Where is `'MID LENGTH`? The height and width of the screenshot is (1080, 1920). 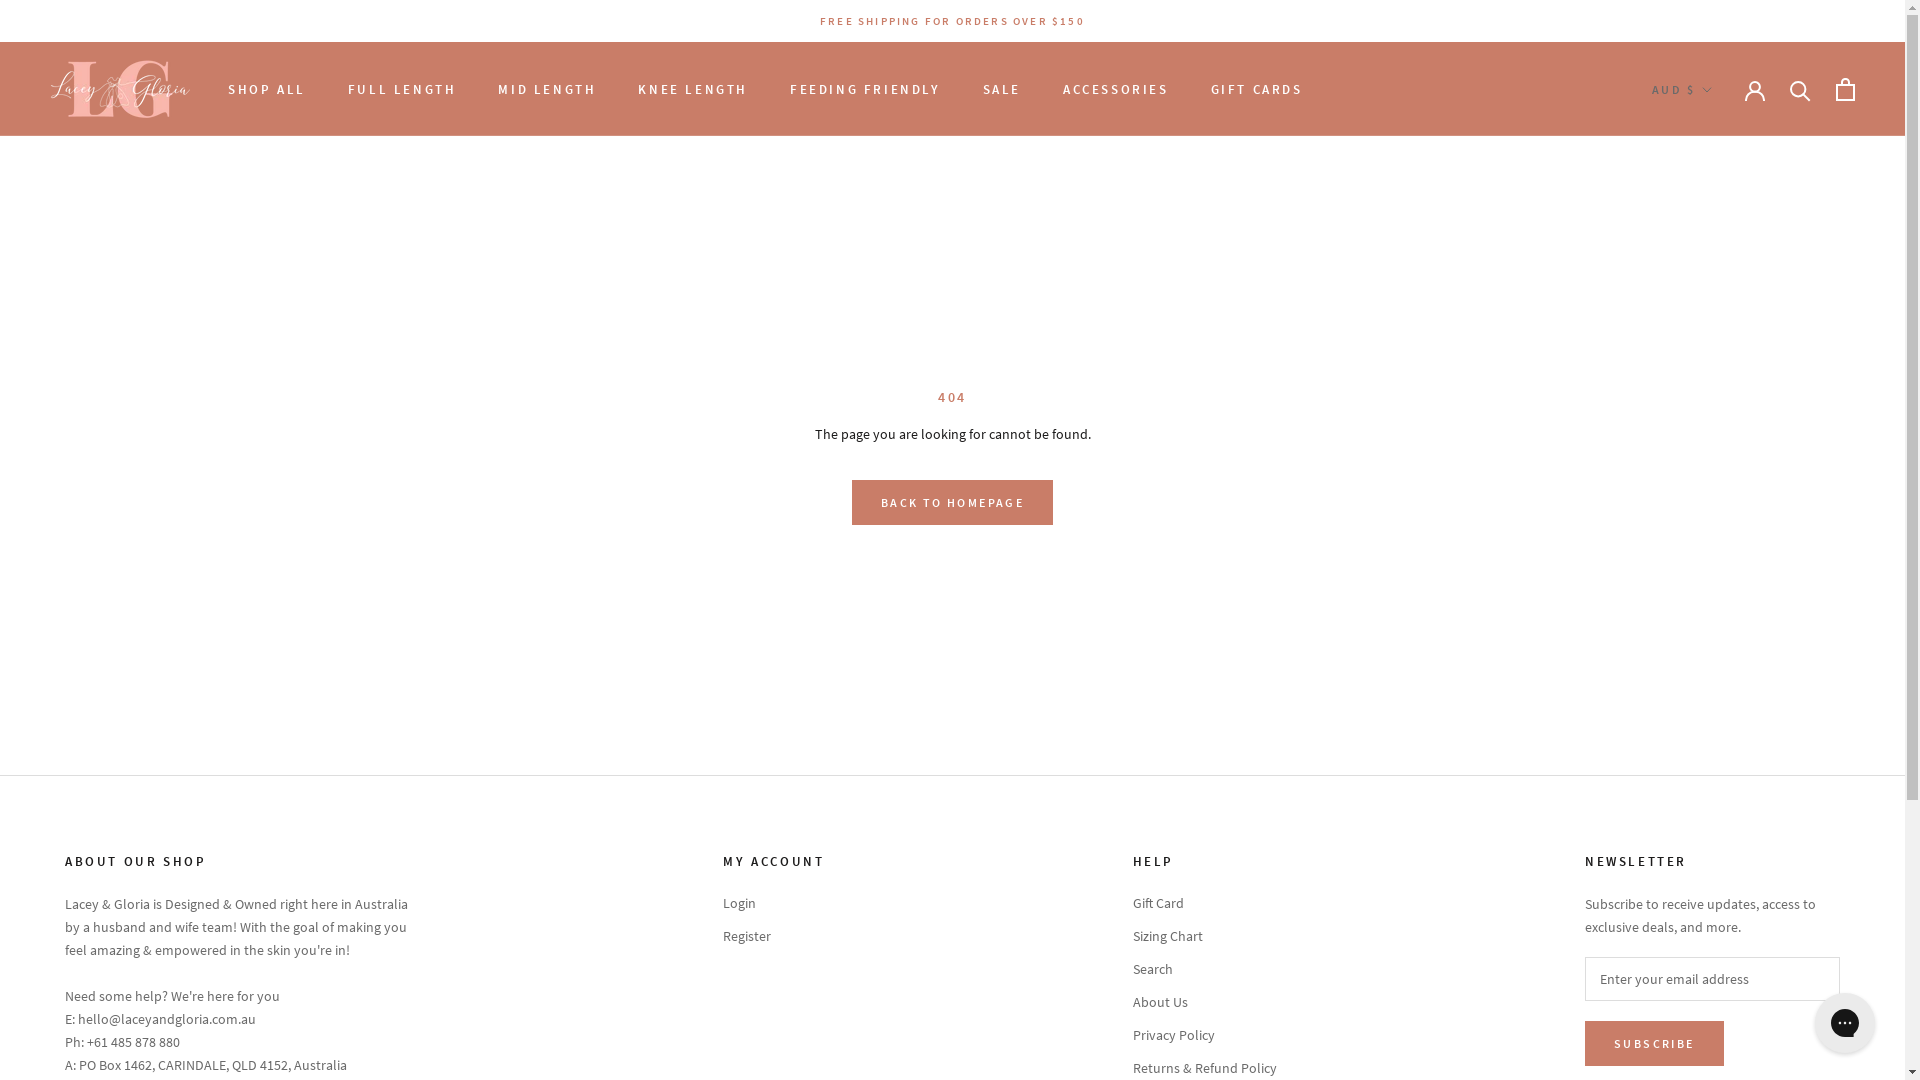 'MID LENGTH is located at coordinates (498, 88).